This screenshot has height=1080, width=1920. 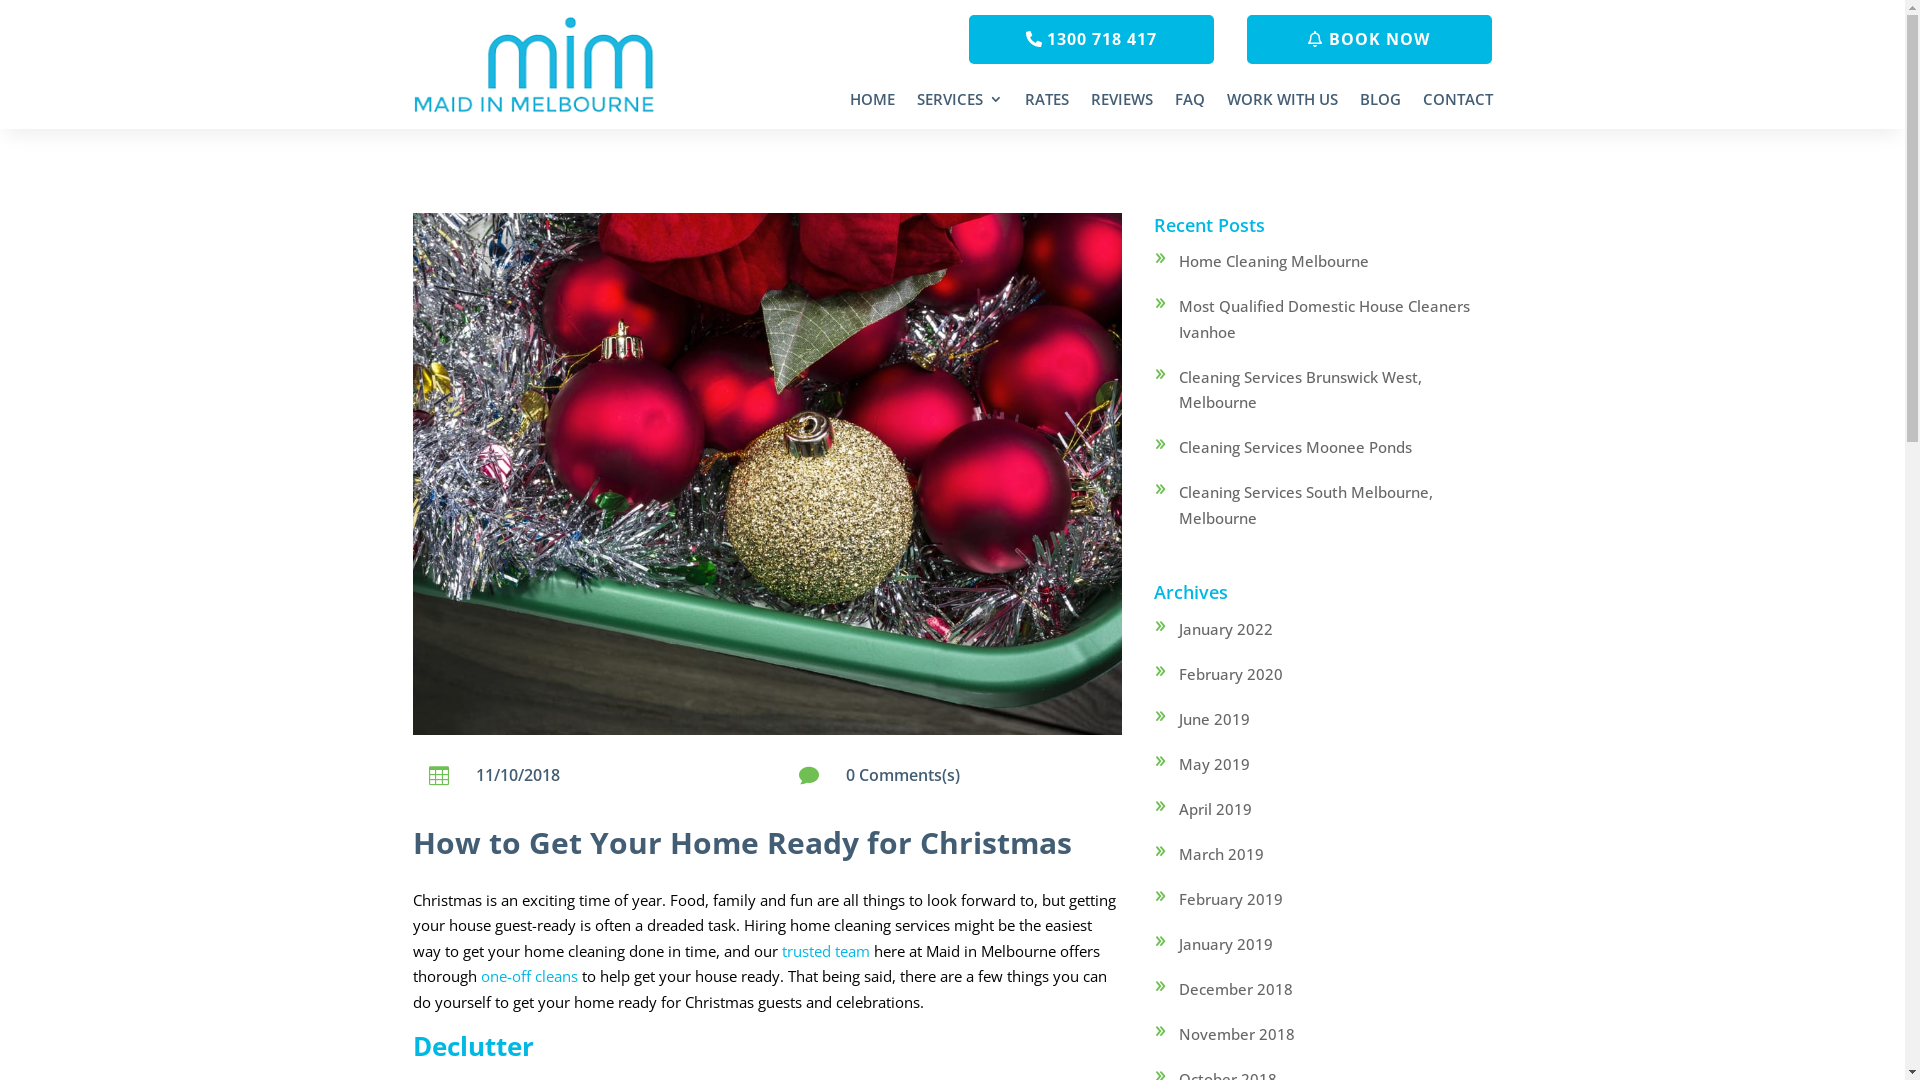 I want to click on 'November 2018', so click(x=1236, y=1033).